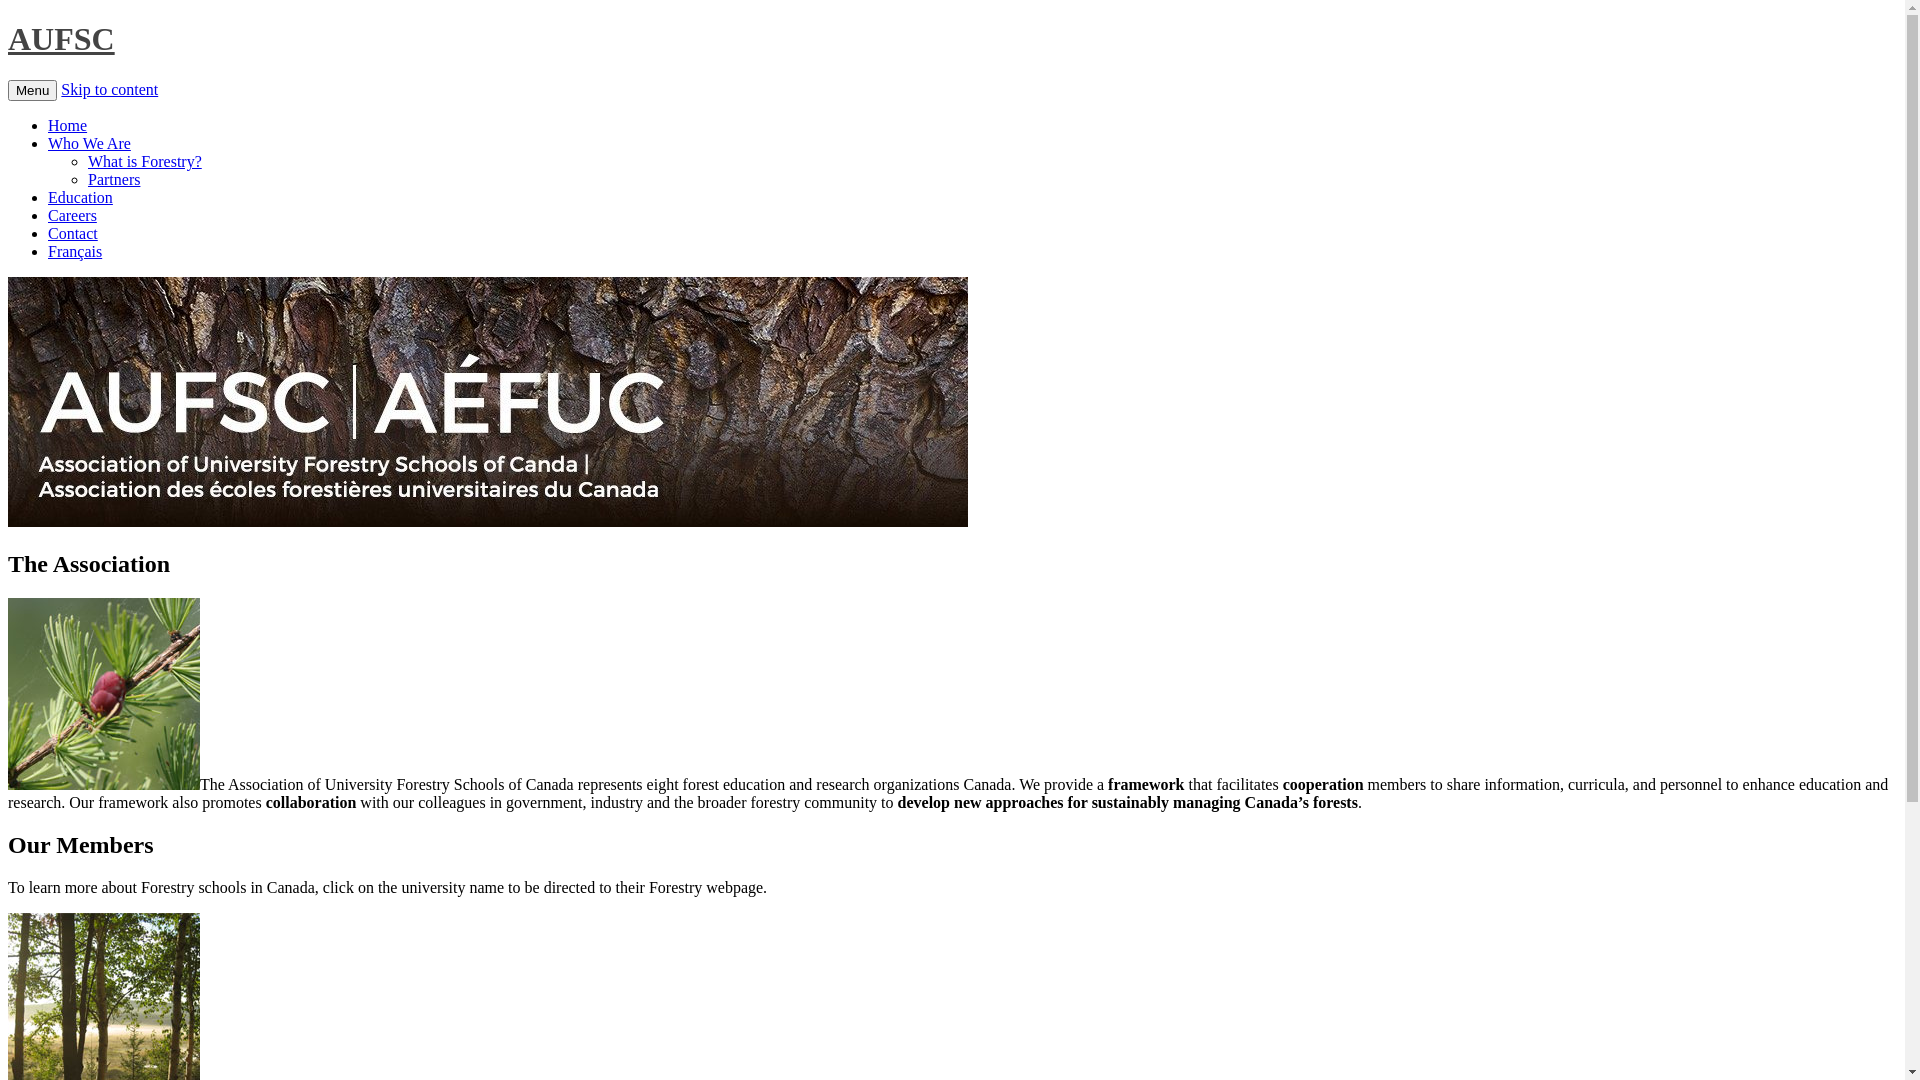  What do you see at coordinates (67, 125) in the screenshot?
I see `'Home'` at bounding box center [67, 125].